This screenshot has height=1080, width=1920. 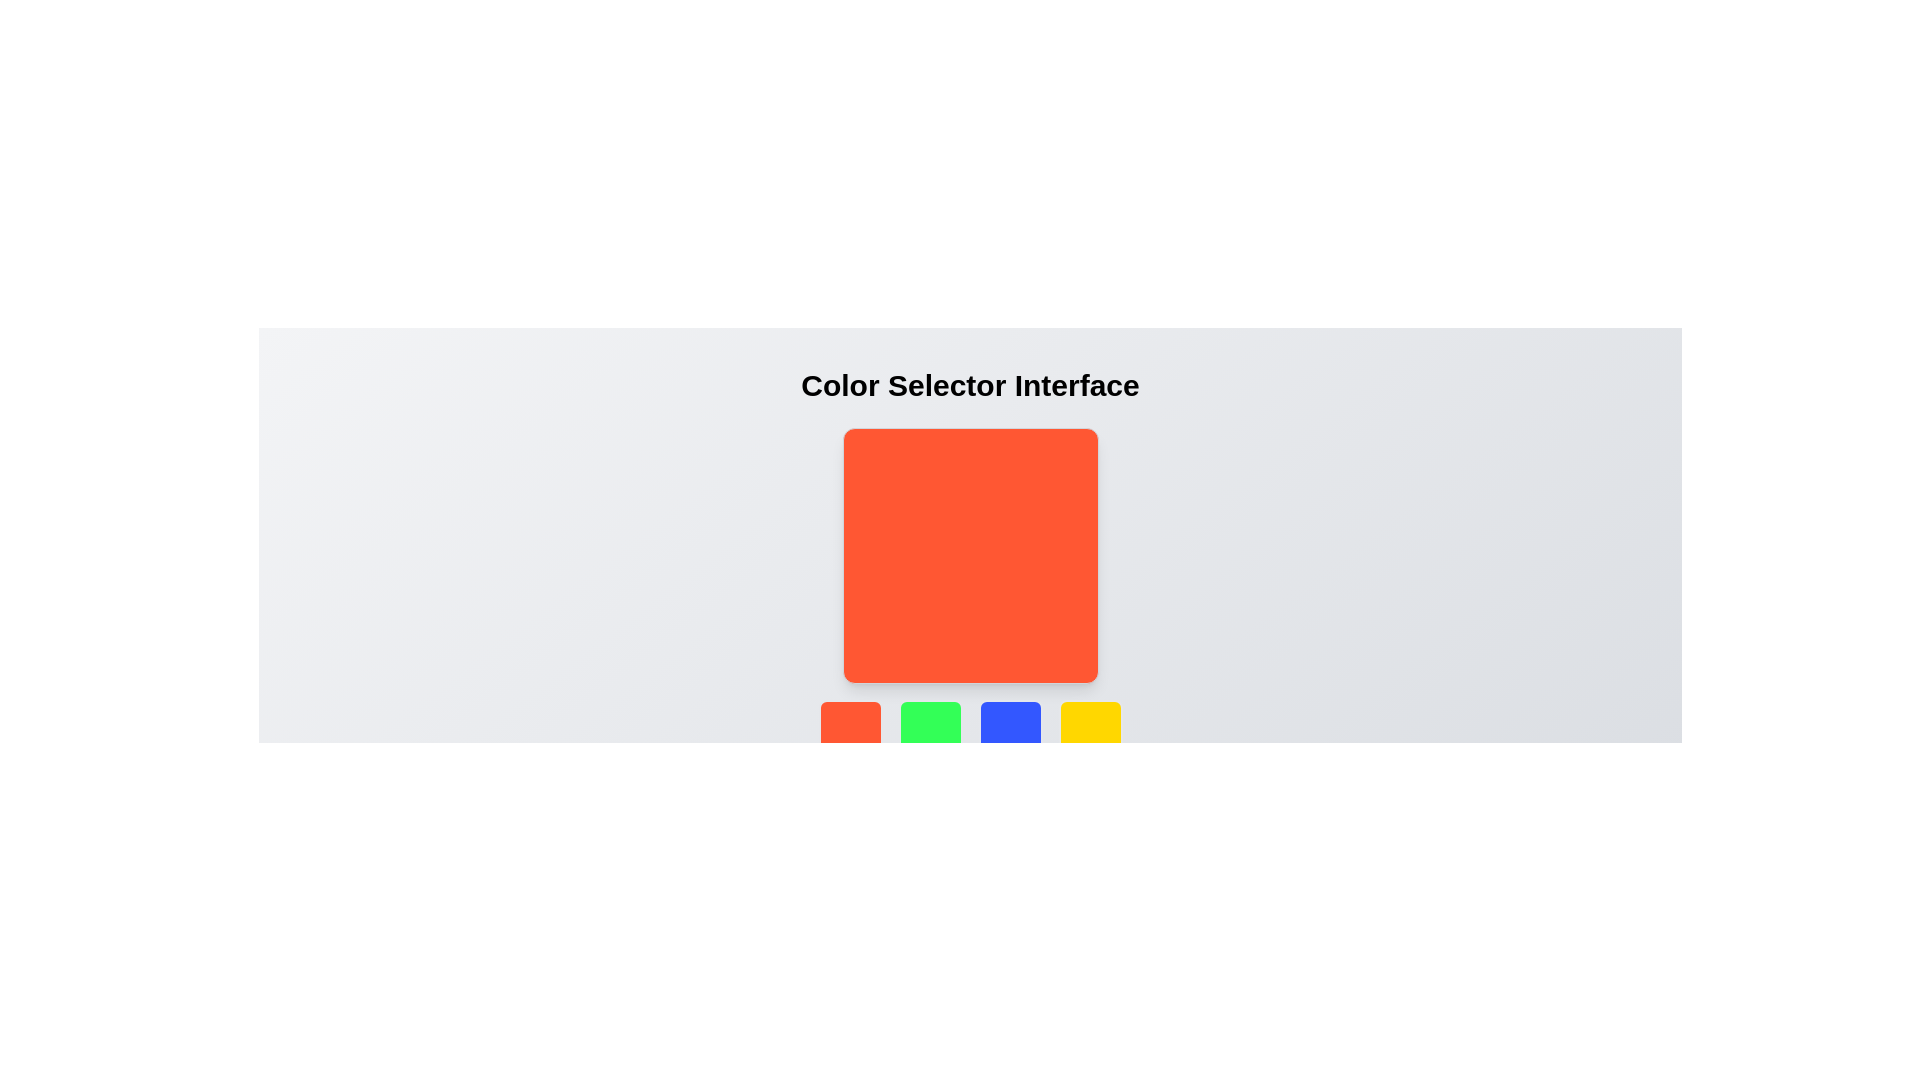 I want to click on the red square-shaped button with rounded corners located at the bottom of the layout, which is the first button in a row of four horizontal buttons, so click(x=850, y=732).